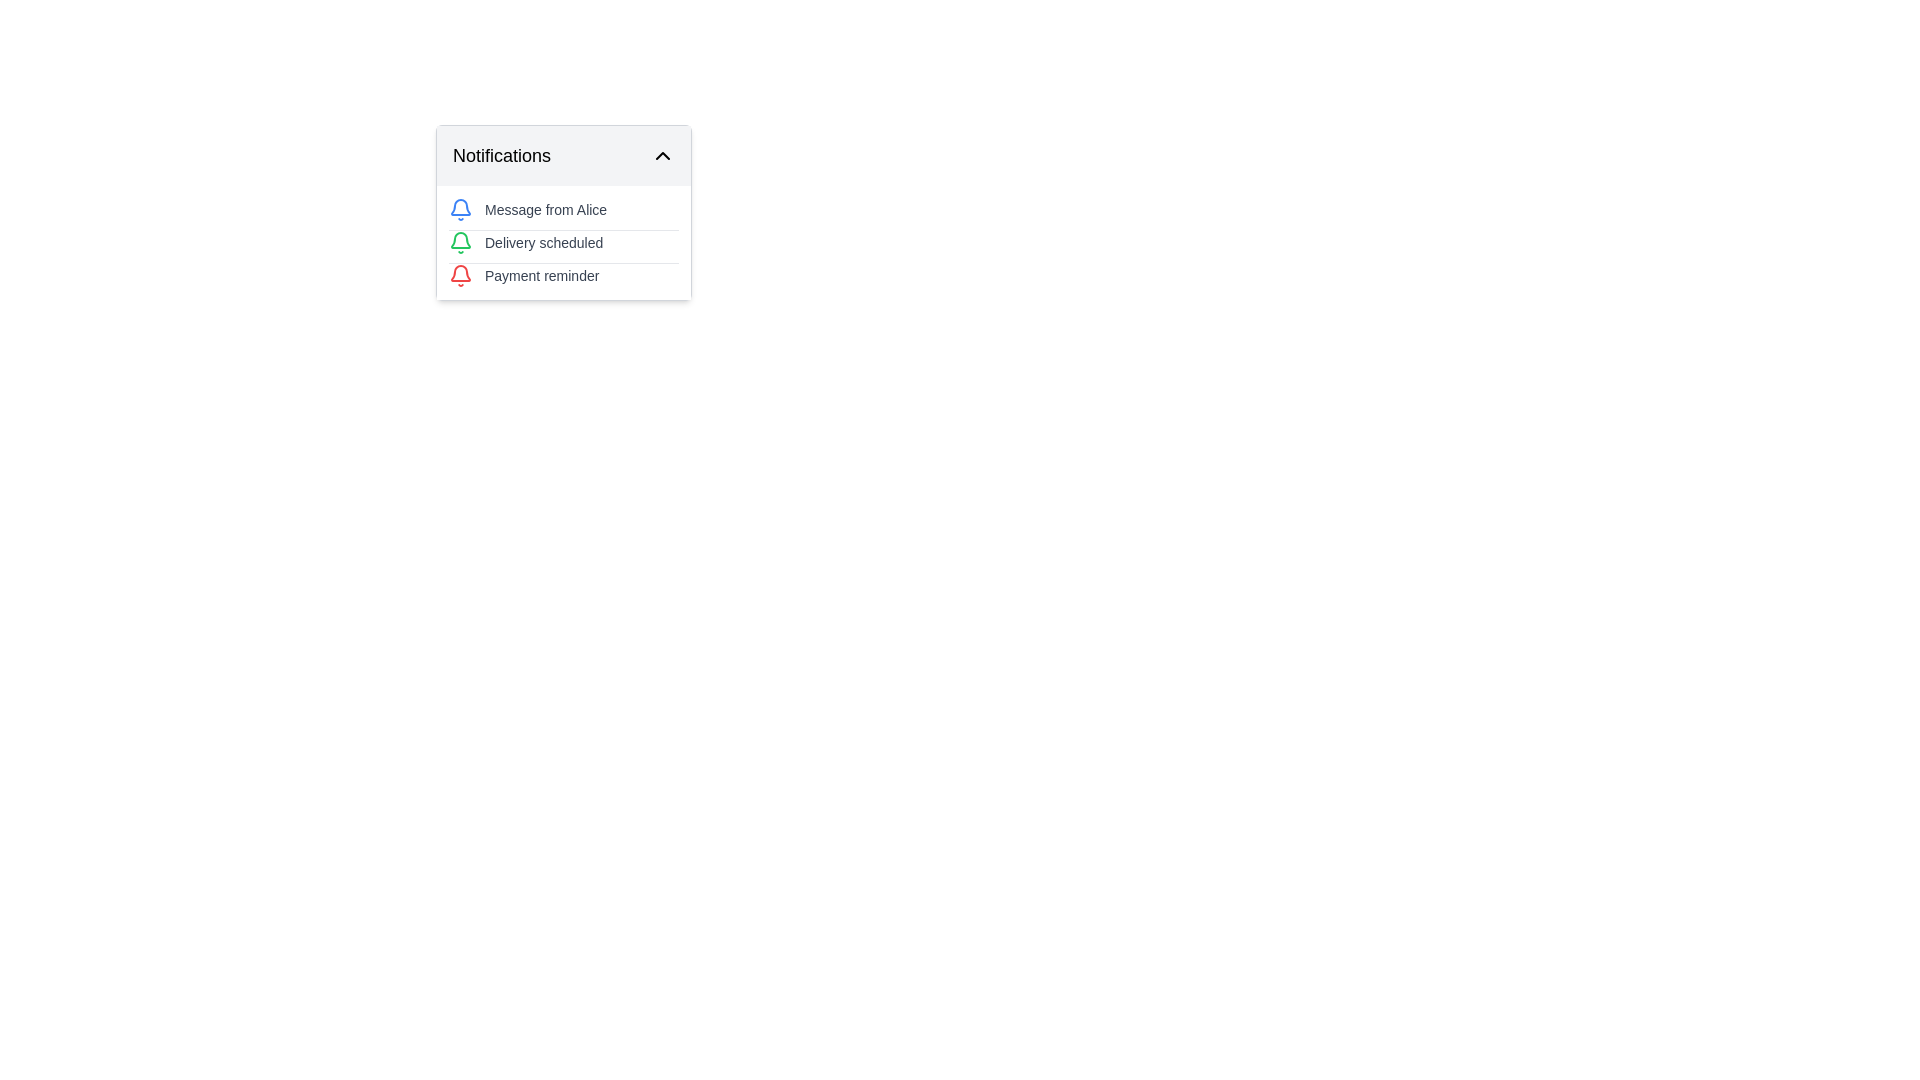 The width and height of the screenshot is (1920, 1080). I want to click on the small green bell icon indicating an alert or notification, located within the second item of a vertical notification list, aligned to the left of the text 'Delivery scheduled', so click(459, 242).